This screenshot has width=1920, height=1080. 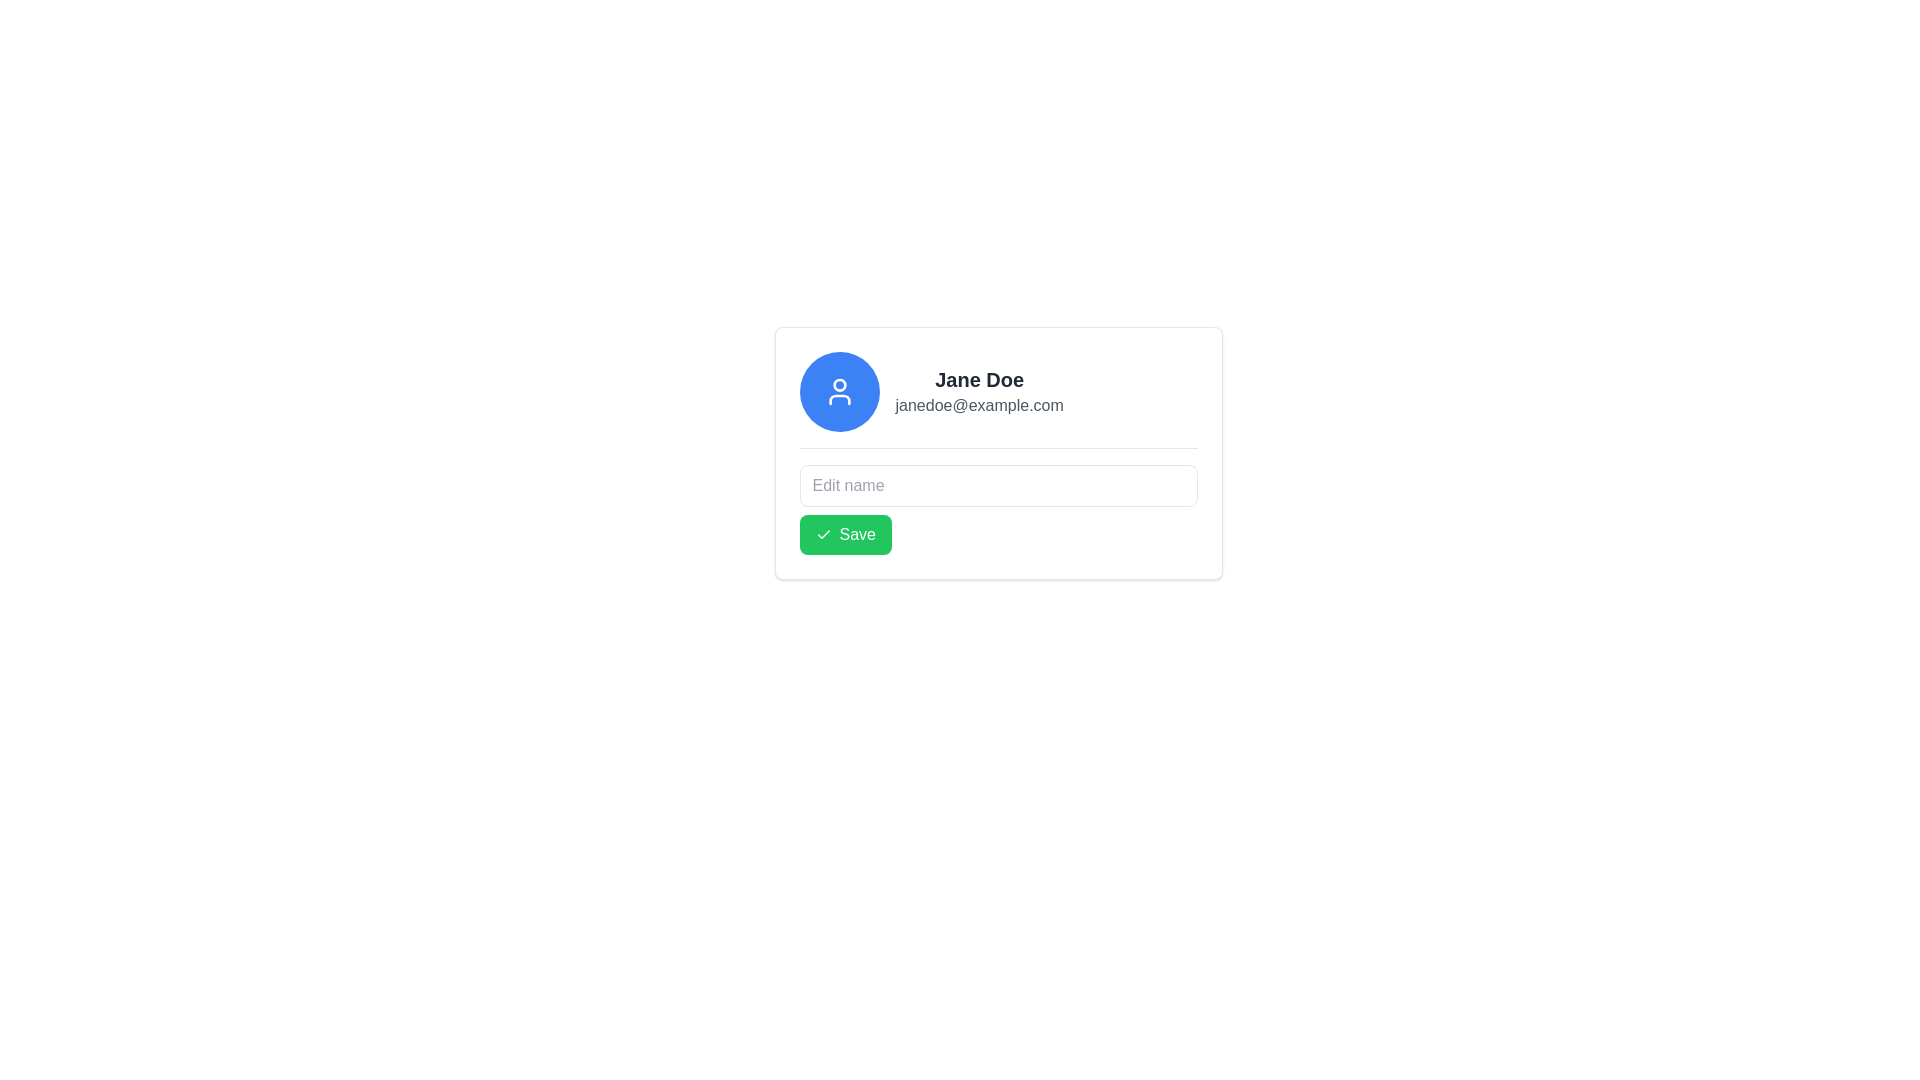 What do you see at coordinates (839, 392) in the screenshot?
I see `the user silhouette icon, which is a white icon with a circular head and rounded rectangle shoulders, located on a blue circular background in the top-left section of the user profile display` at bounding box center [839, 392].